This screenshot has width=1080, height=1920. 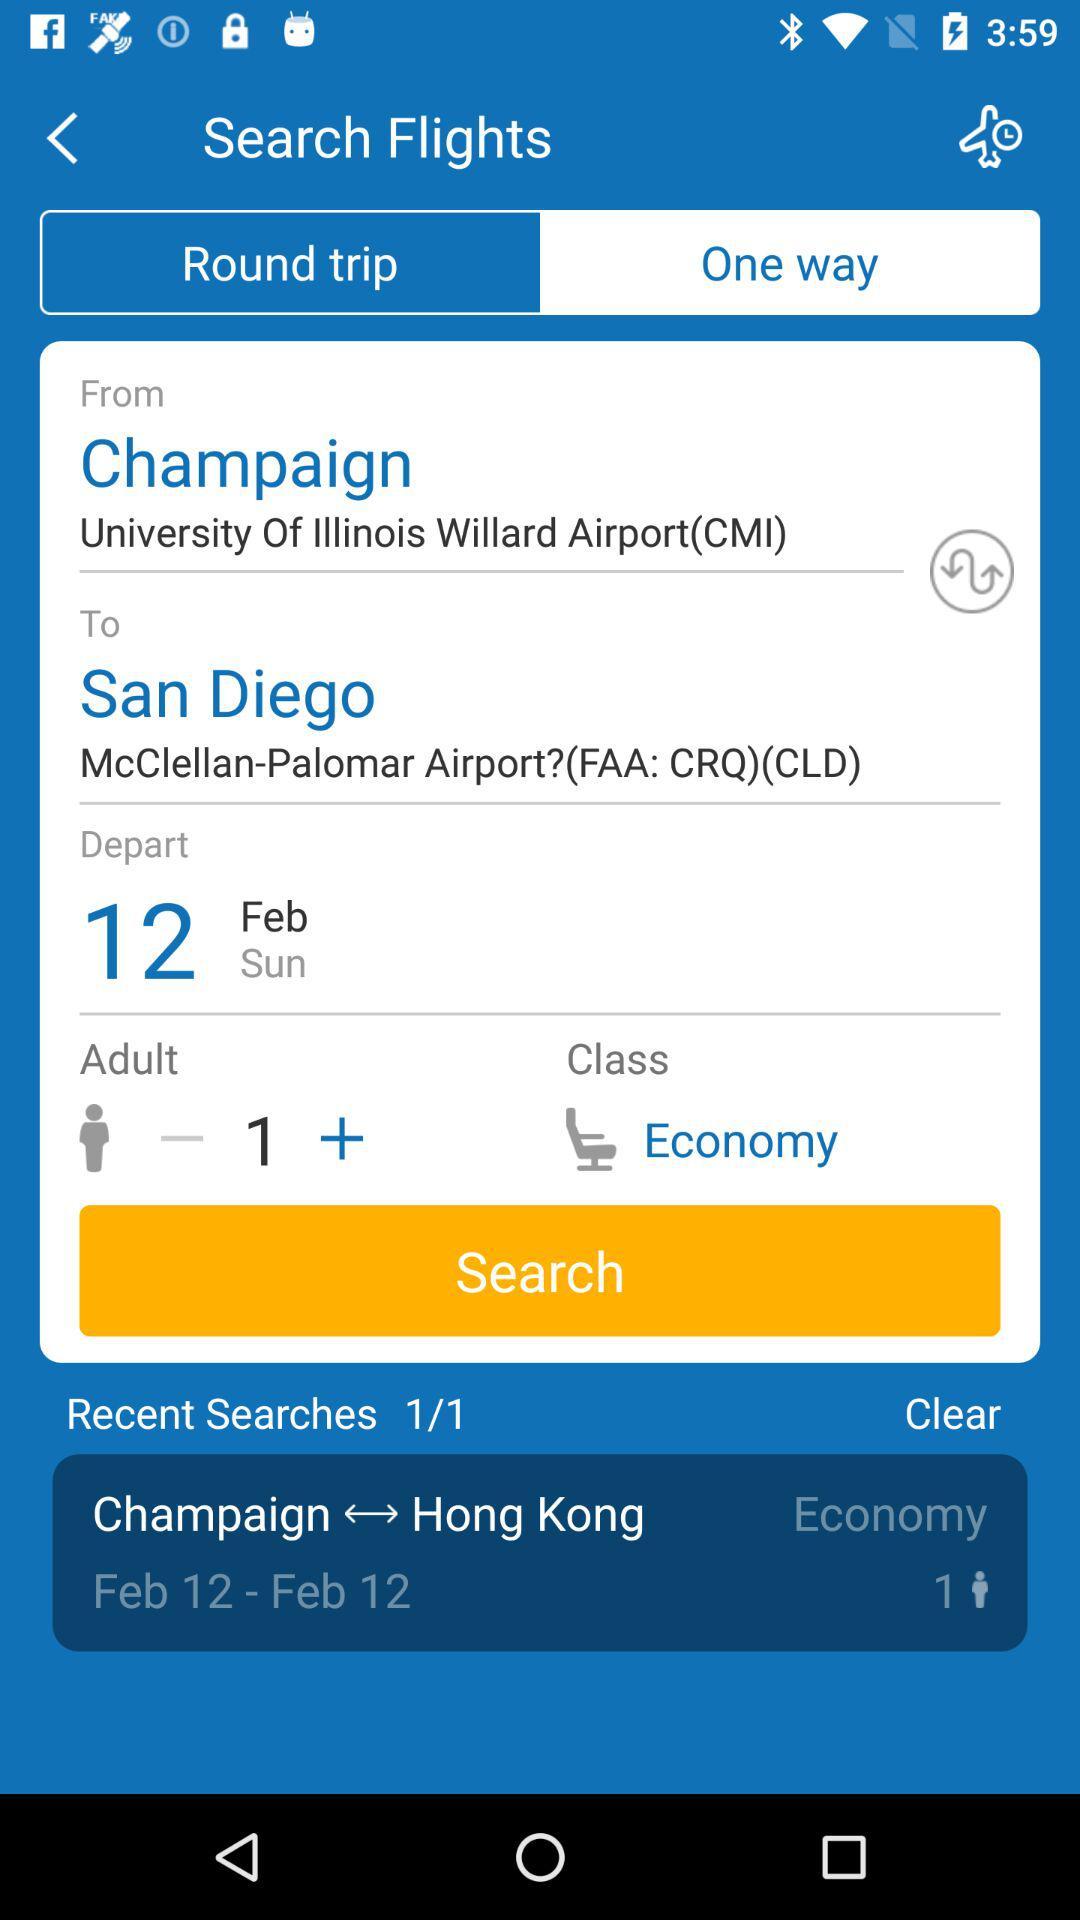 What do you see at coordinates (789, 261) in the screenshot?
I see `icon next to the round trip icon` at bounding box center [789, 261].